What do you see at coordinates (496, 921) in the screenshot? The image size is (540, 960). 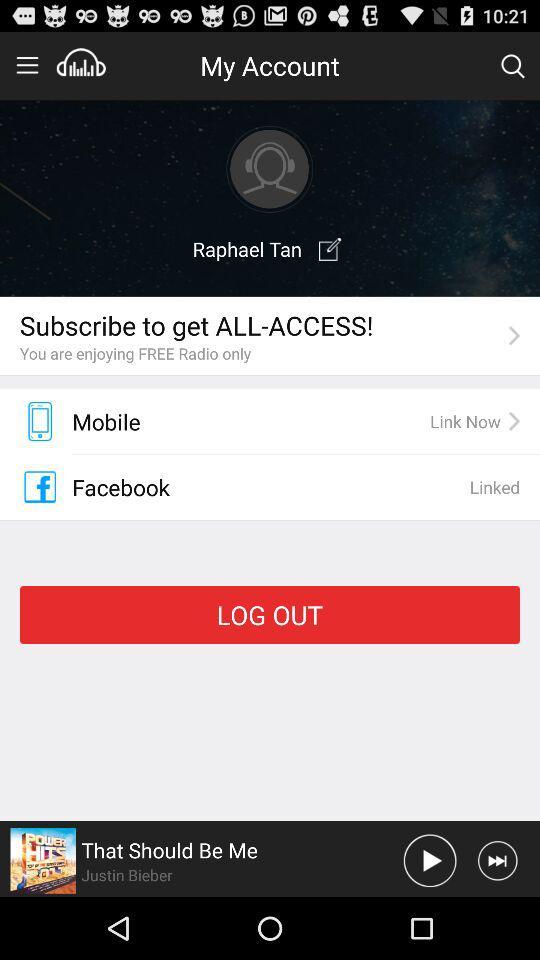 I see `the skip_next icon` at bounding box center [496, 921].